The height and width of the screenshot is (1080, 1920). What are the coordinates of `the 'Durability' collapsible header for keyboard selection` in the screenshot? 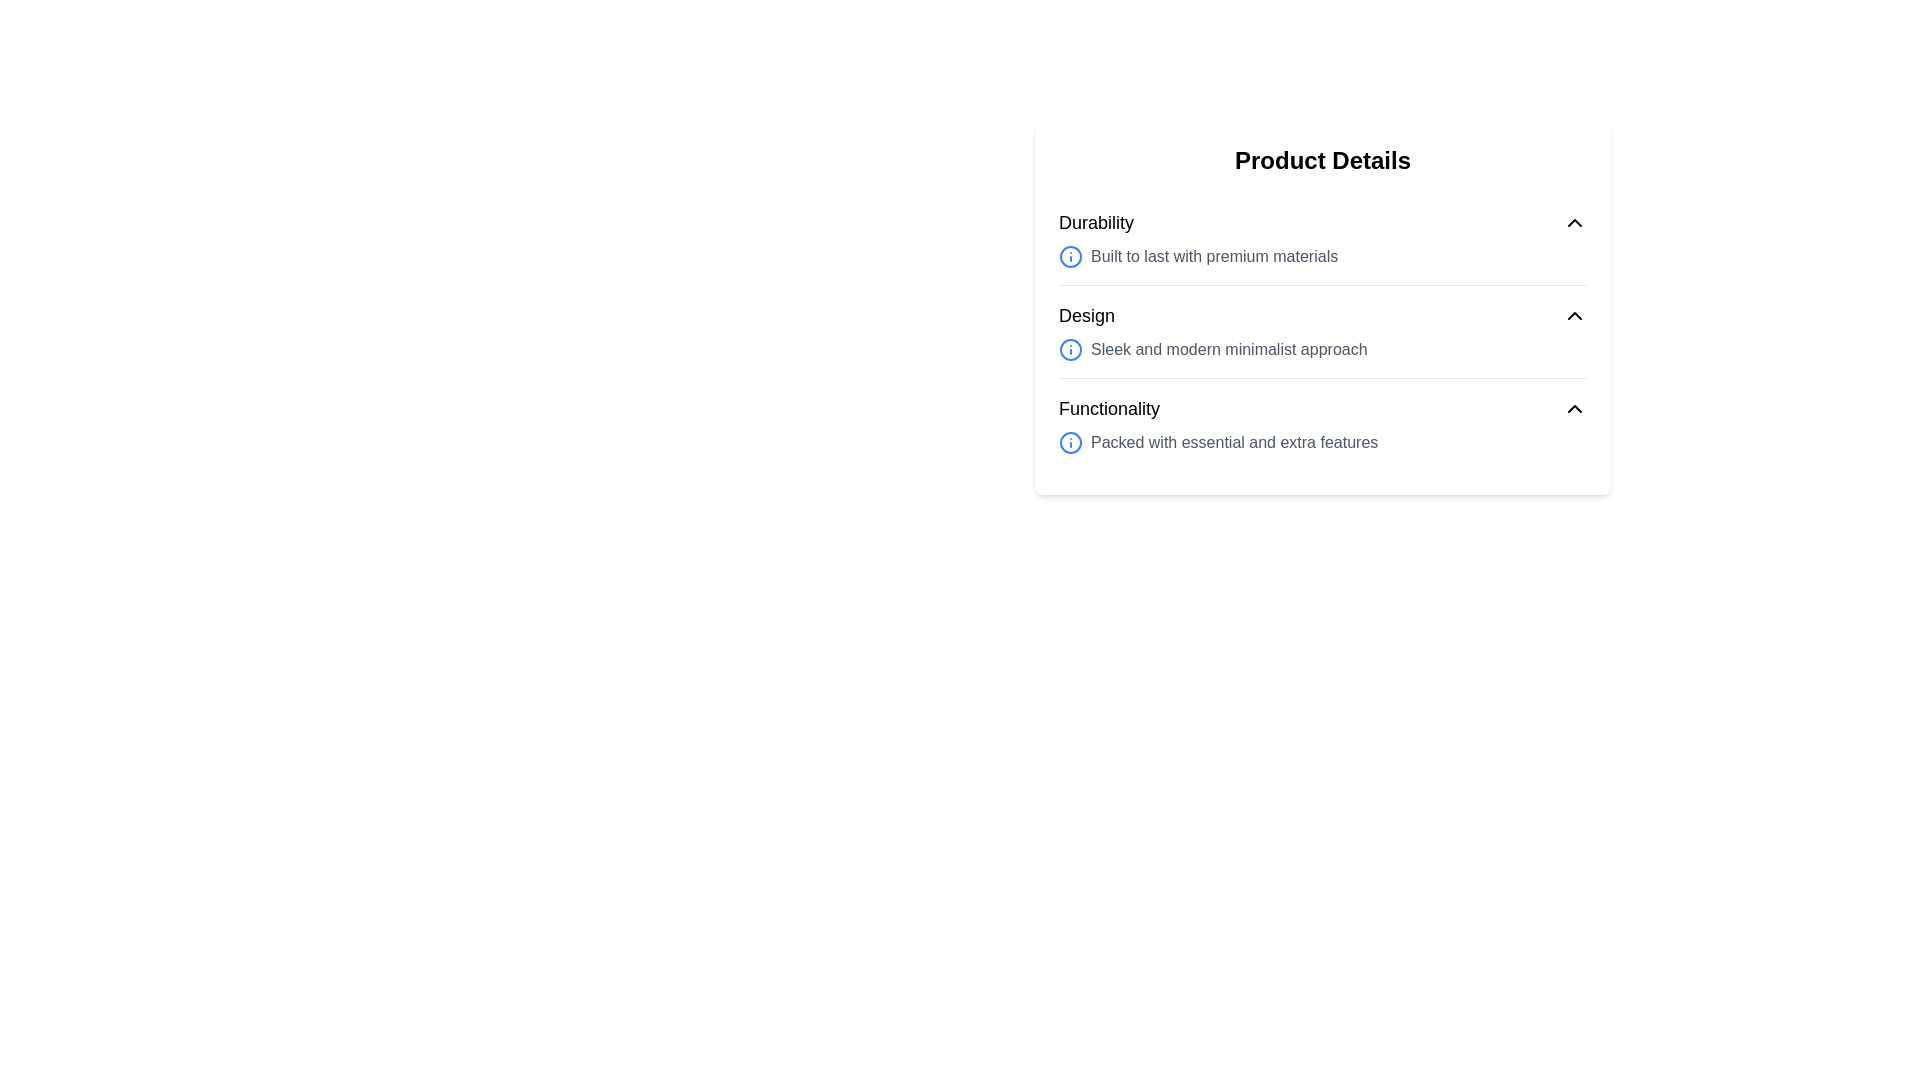 It's located at (1323, 223).